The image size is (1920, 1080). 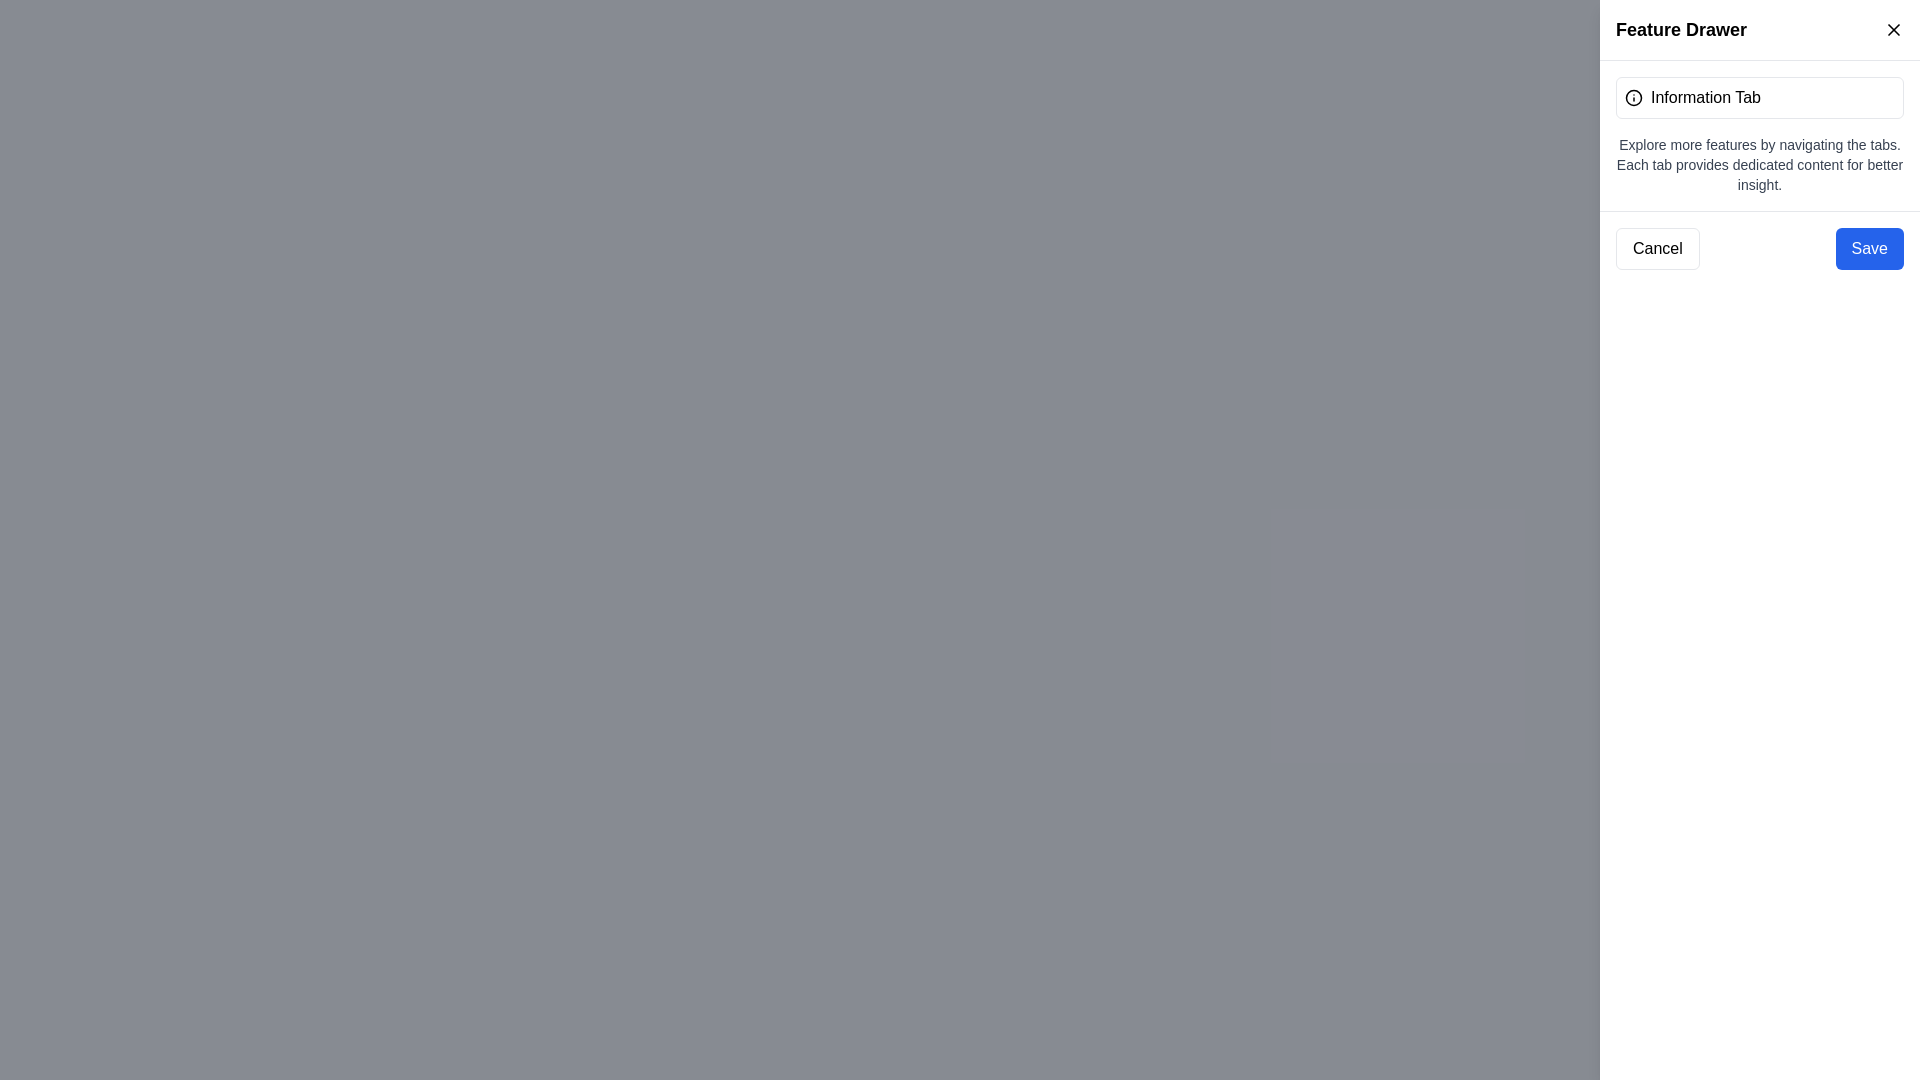 What do you see at coordinates (1680, 30) in the screenshot?
I see `text header labeled 'Feature Drawer' located at the top of the sidebar panel` at bounding box center [1680, 30].